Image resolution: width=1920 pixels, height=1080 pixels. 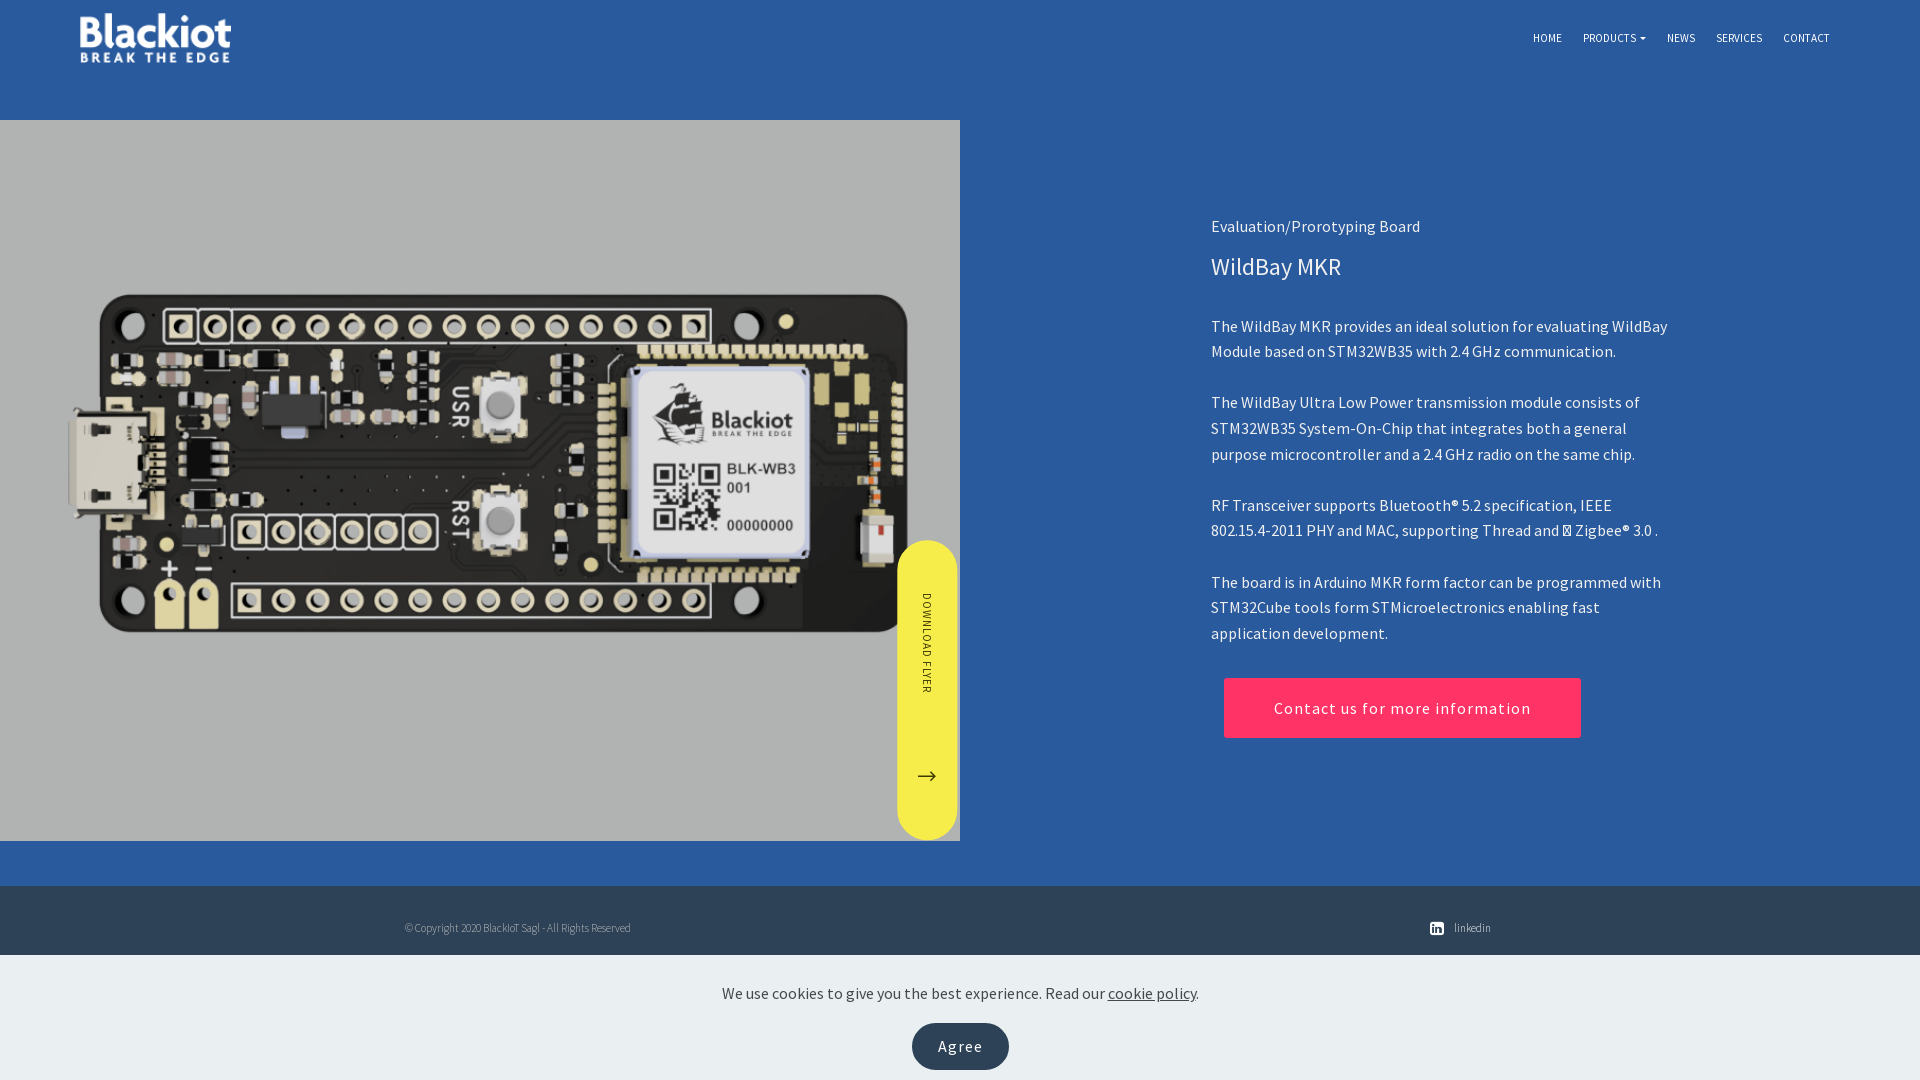 What do you see at coordinates (1782, 38) in the screenshot?
I see `'CONTACT'` at bounding box center [1782, 38].